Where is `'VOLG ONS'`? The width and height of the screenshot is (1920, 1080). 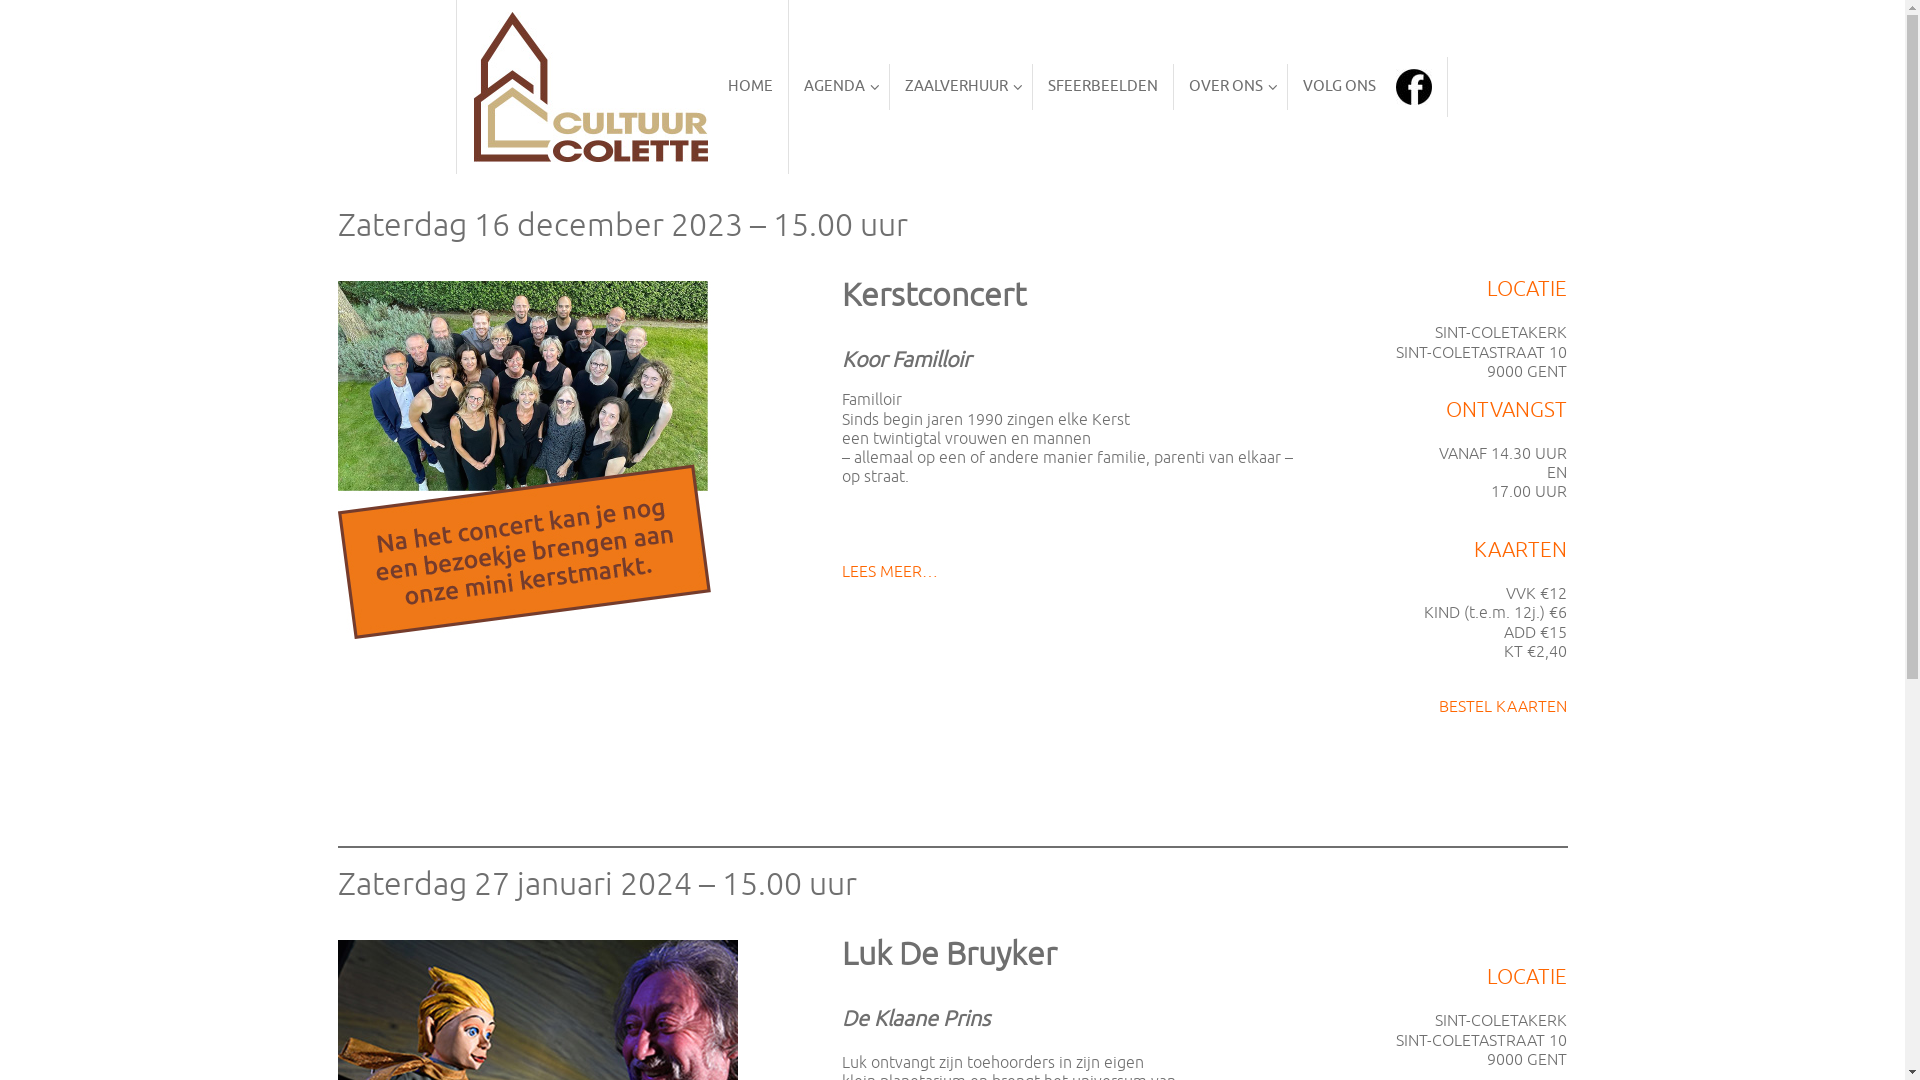 'VOLG ONS' is located at coordinates (1287, 86).